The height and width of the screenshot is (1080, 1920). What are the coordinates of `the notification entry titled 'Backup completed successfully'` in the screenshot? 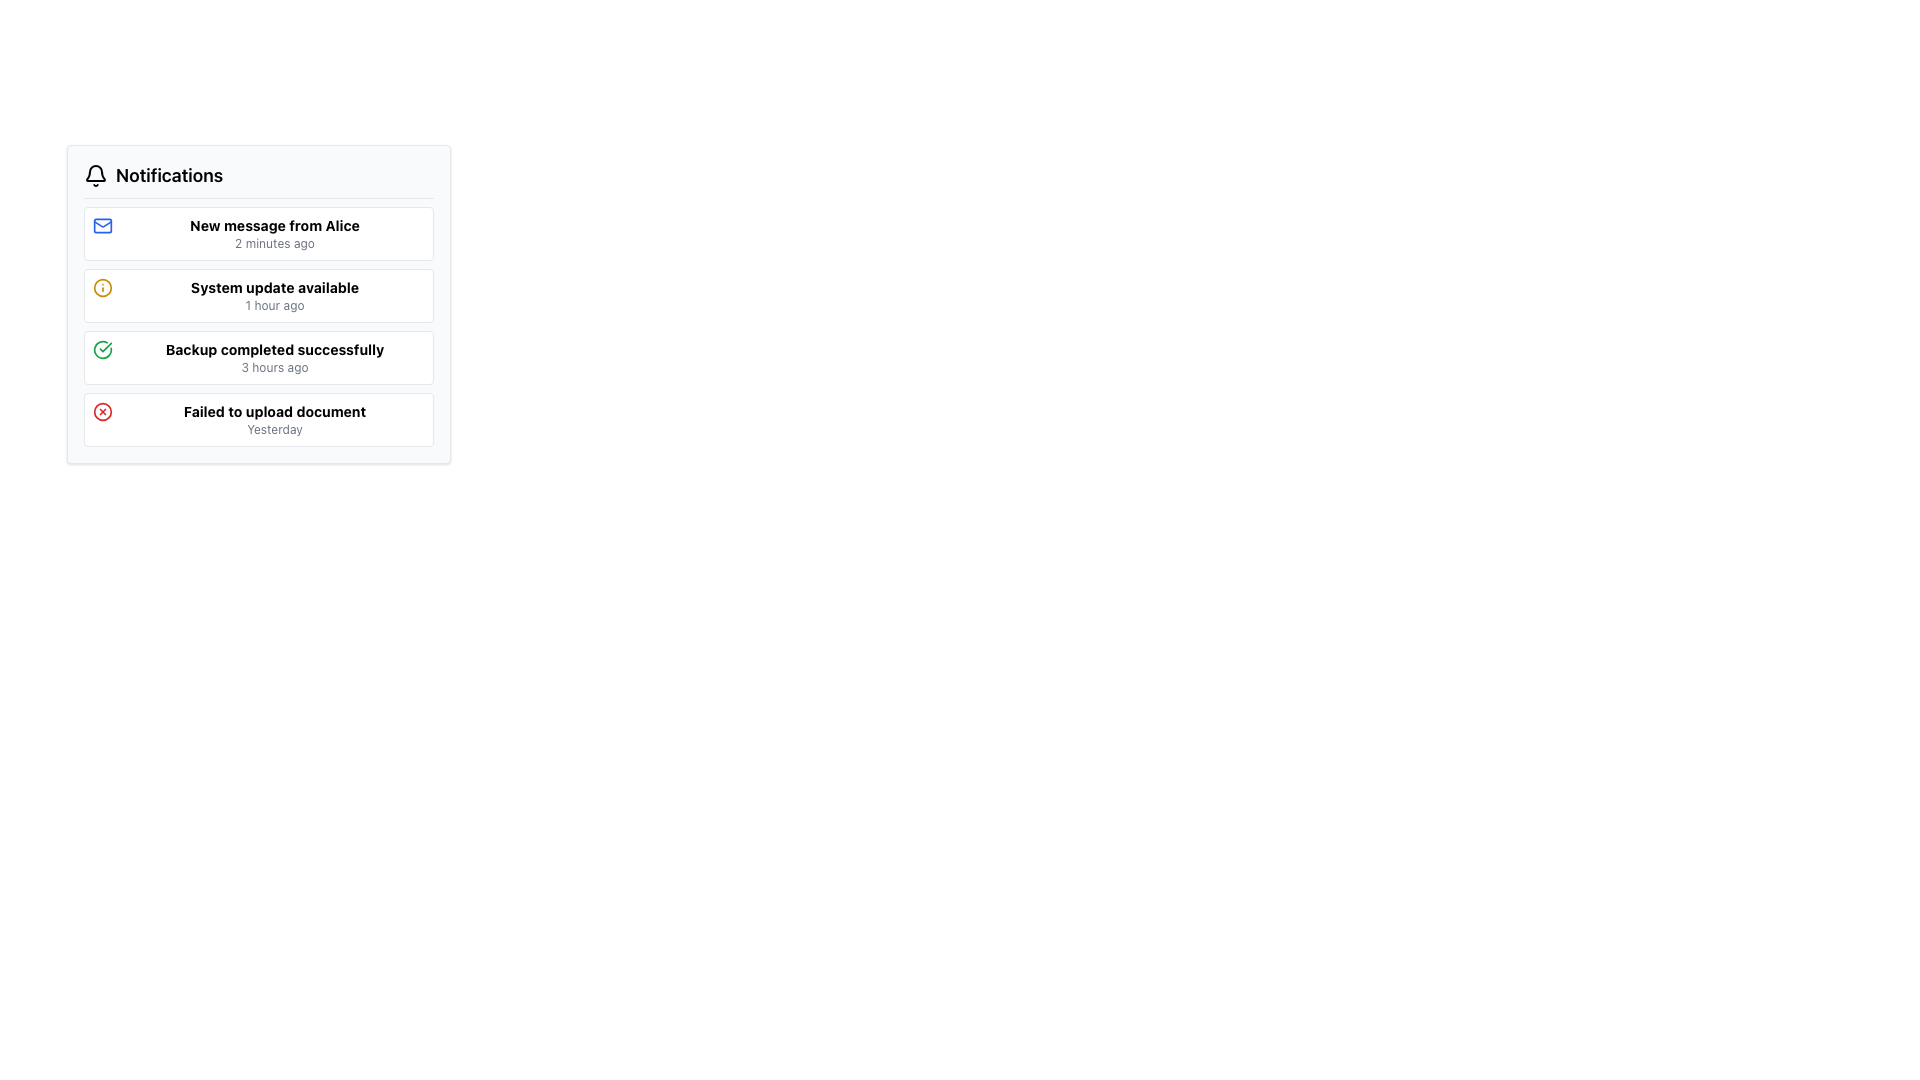 It's located at (258, 357).